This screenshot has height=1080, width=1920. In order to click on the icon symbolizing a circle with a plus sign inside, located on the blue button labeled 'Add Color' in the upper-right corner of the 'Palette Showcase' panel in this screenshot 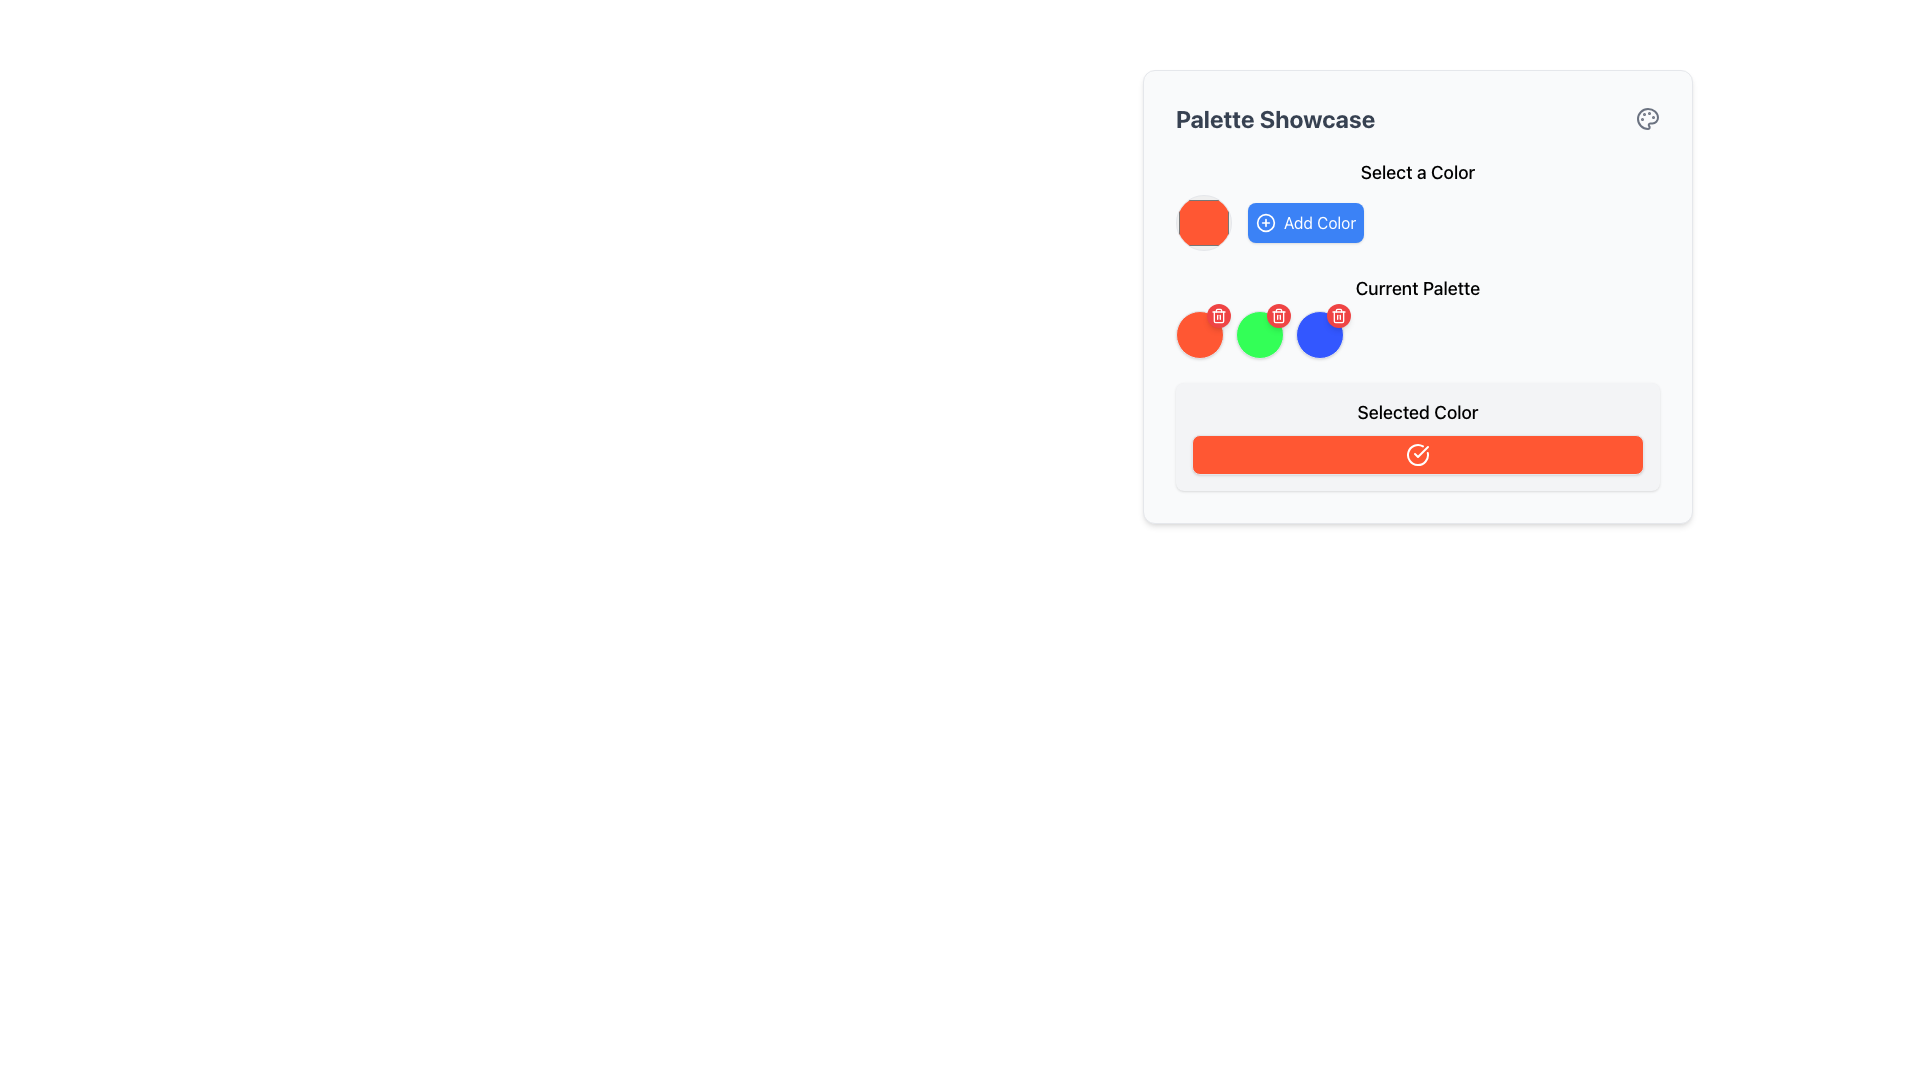, I will do `click(1265, 223)`.